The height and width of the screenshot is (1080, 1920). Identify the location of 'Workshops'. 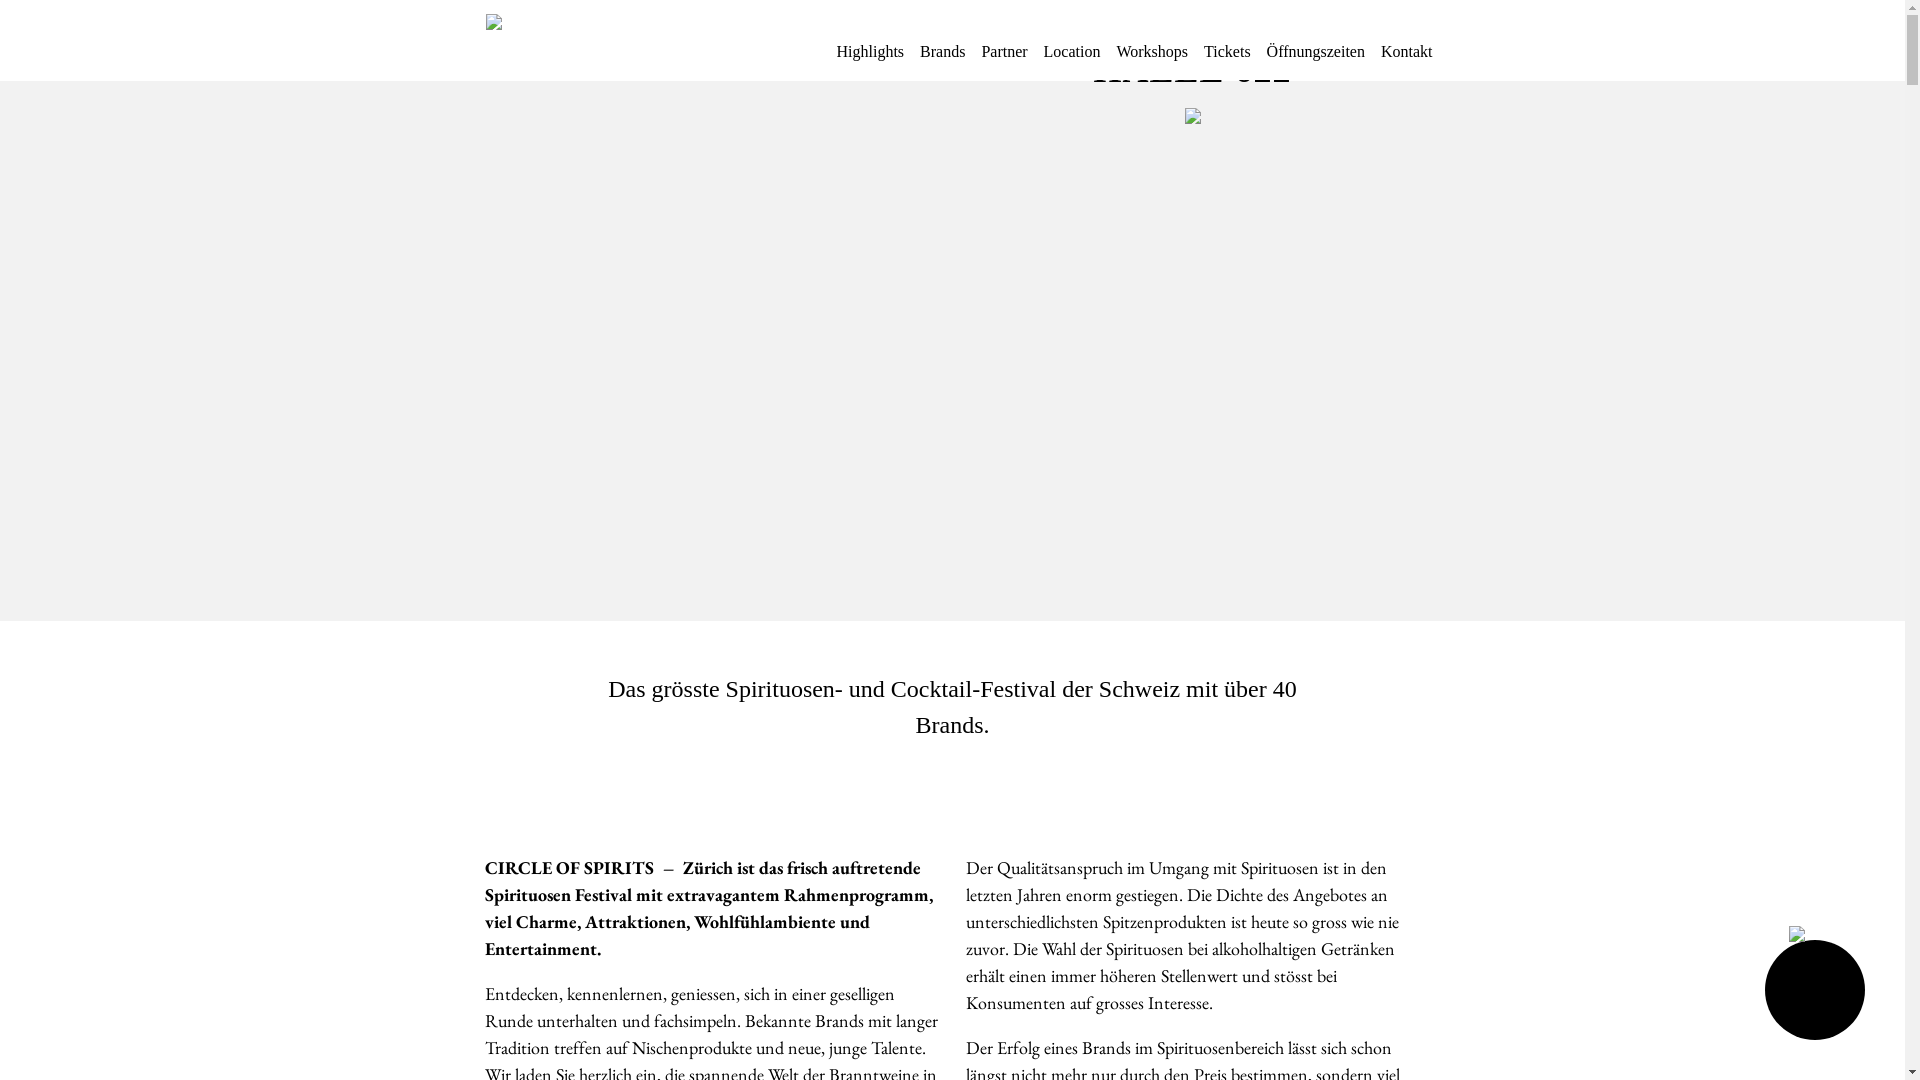
(1152, 59).